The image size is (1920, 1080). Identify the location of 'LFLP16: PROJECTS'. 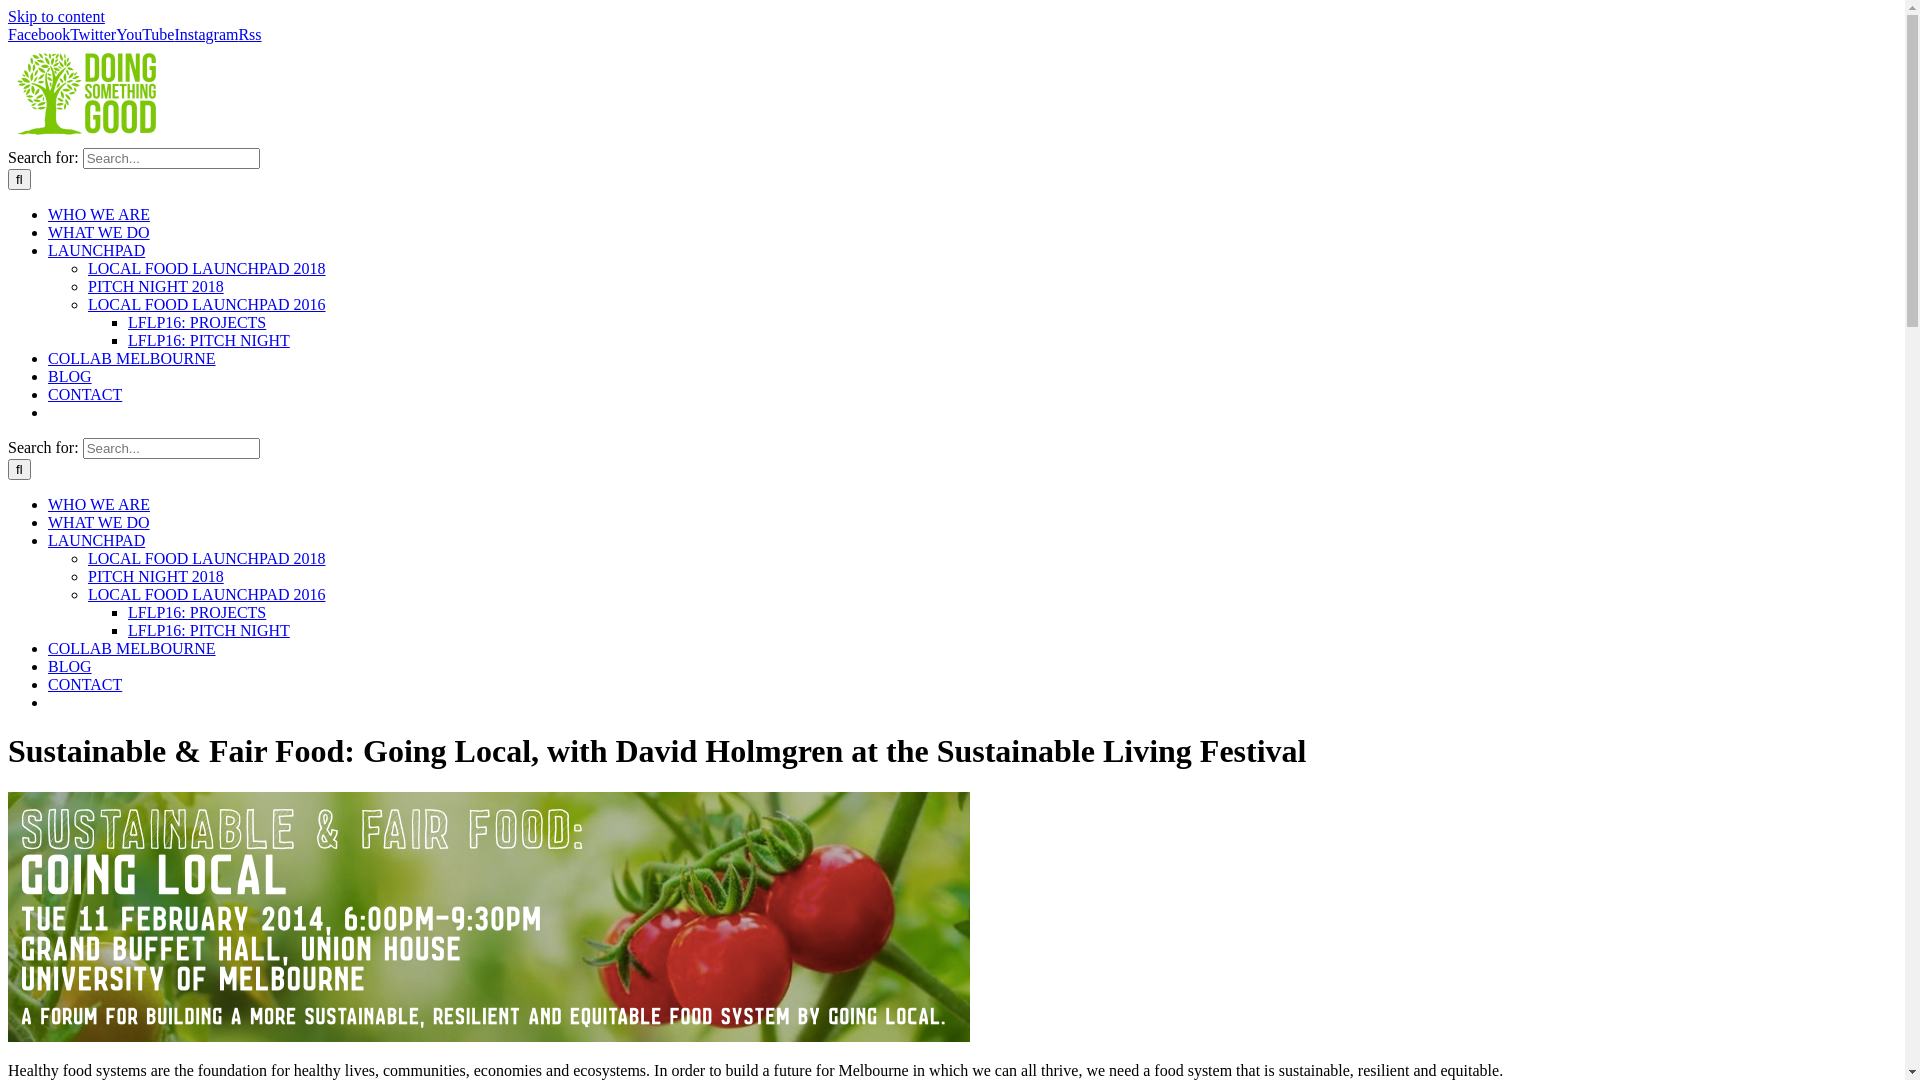
(127, 321).